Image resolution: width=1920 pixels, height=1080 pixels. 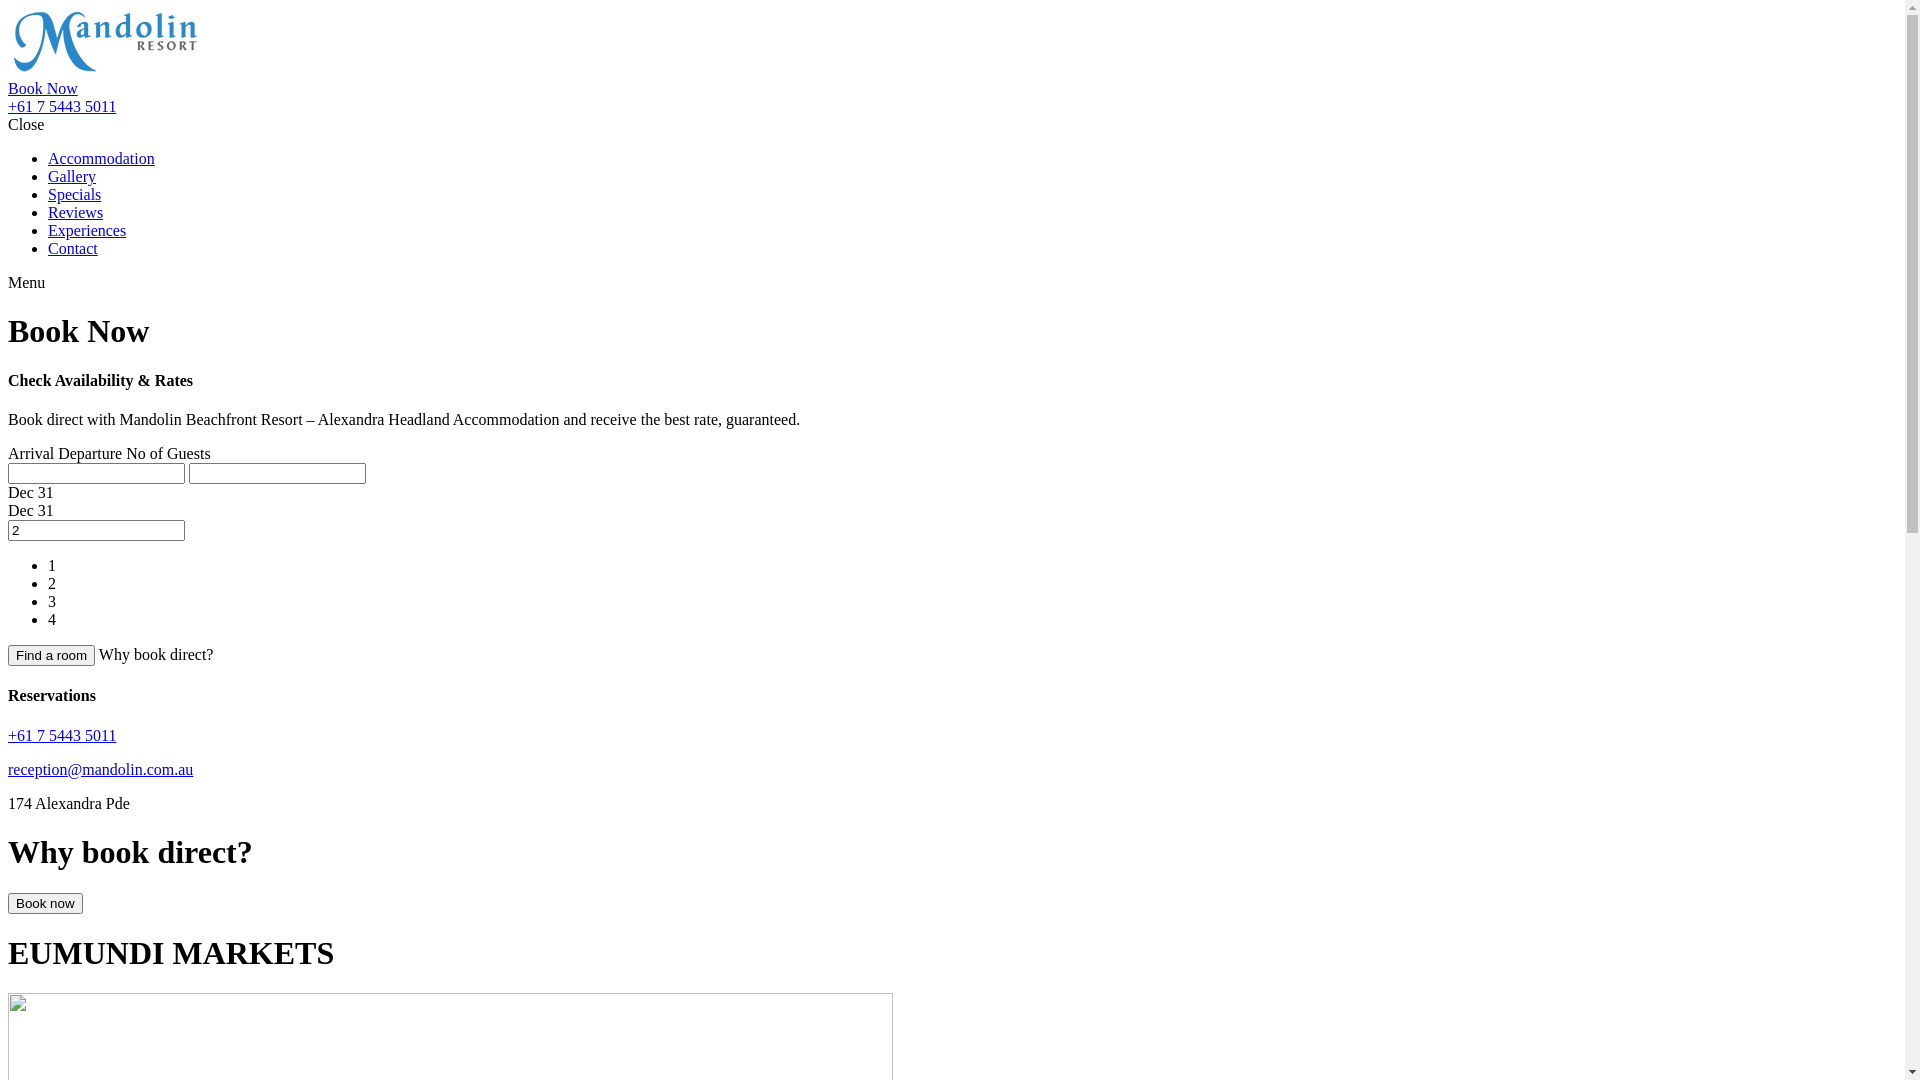 I want to click on 'reception@mandolin.com.au', so click(x=99, y=768).